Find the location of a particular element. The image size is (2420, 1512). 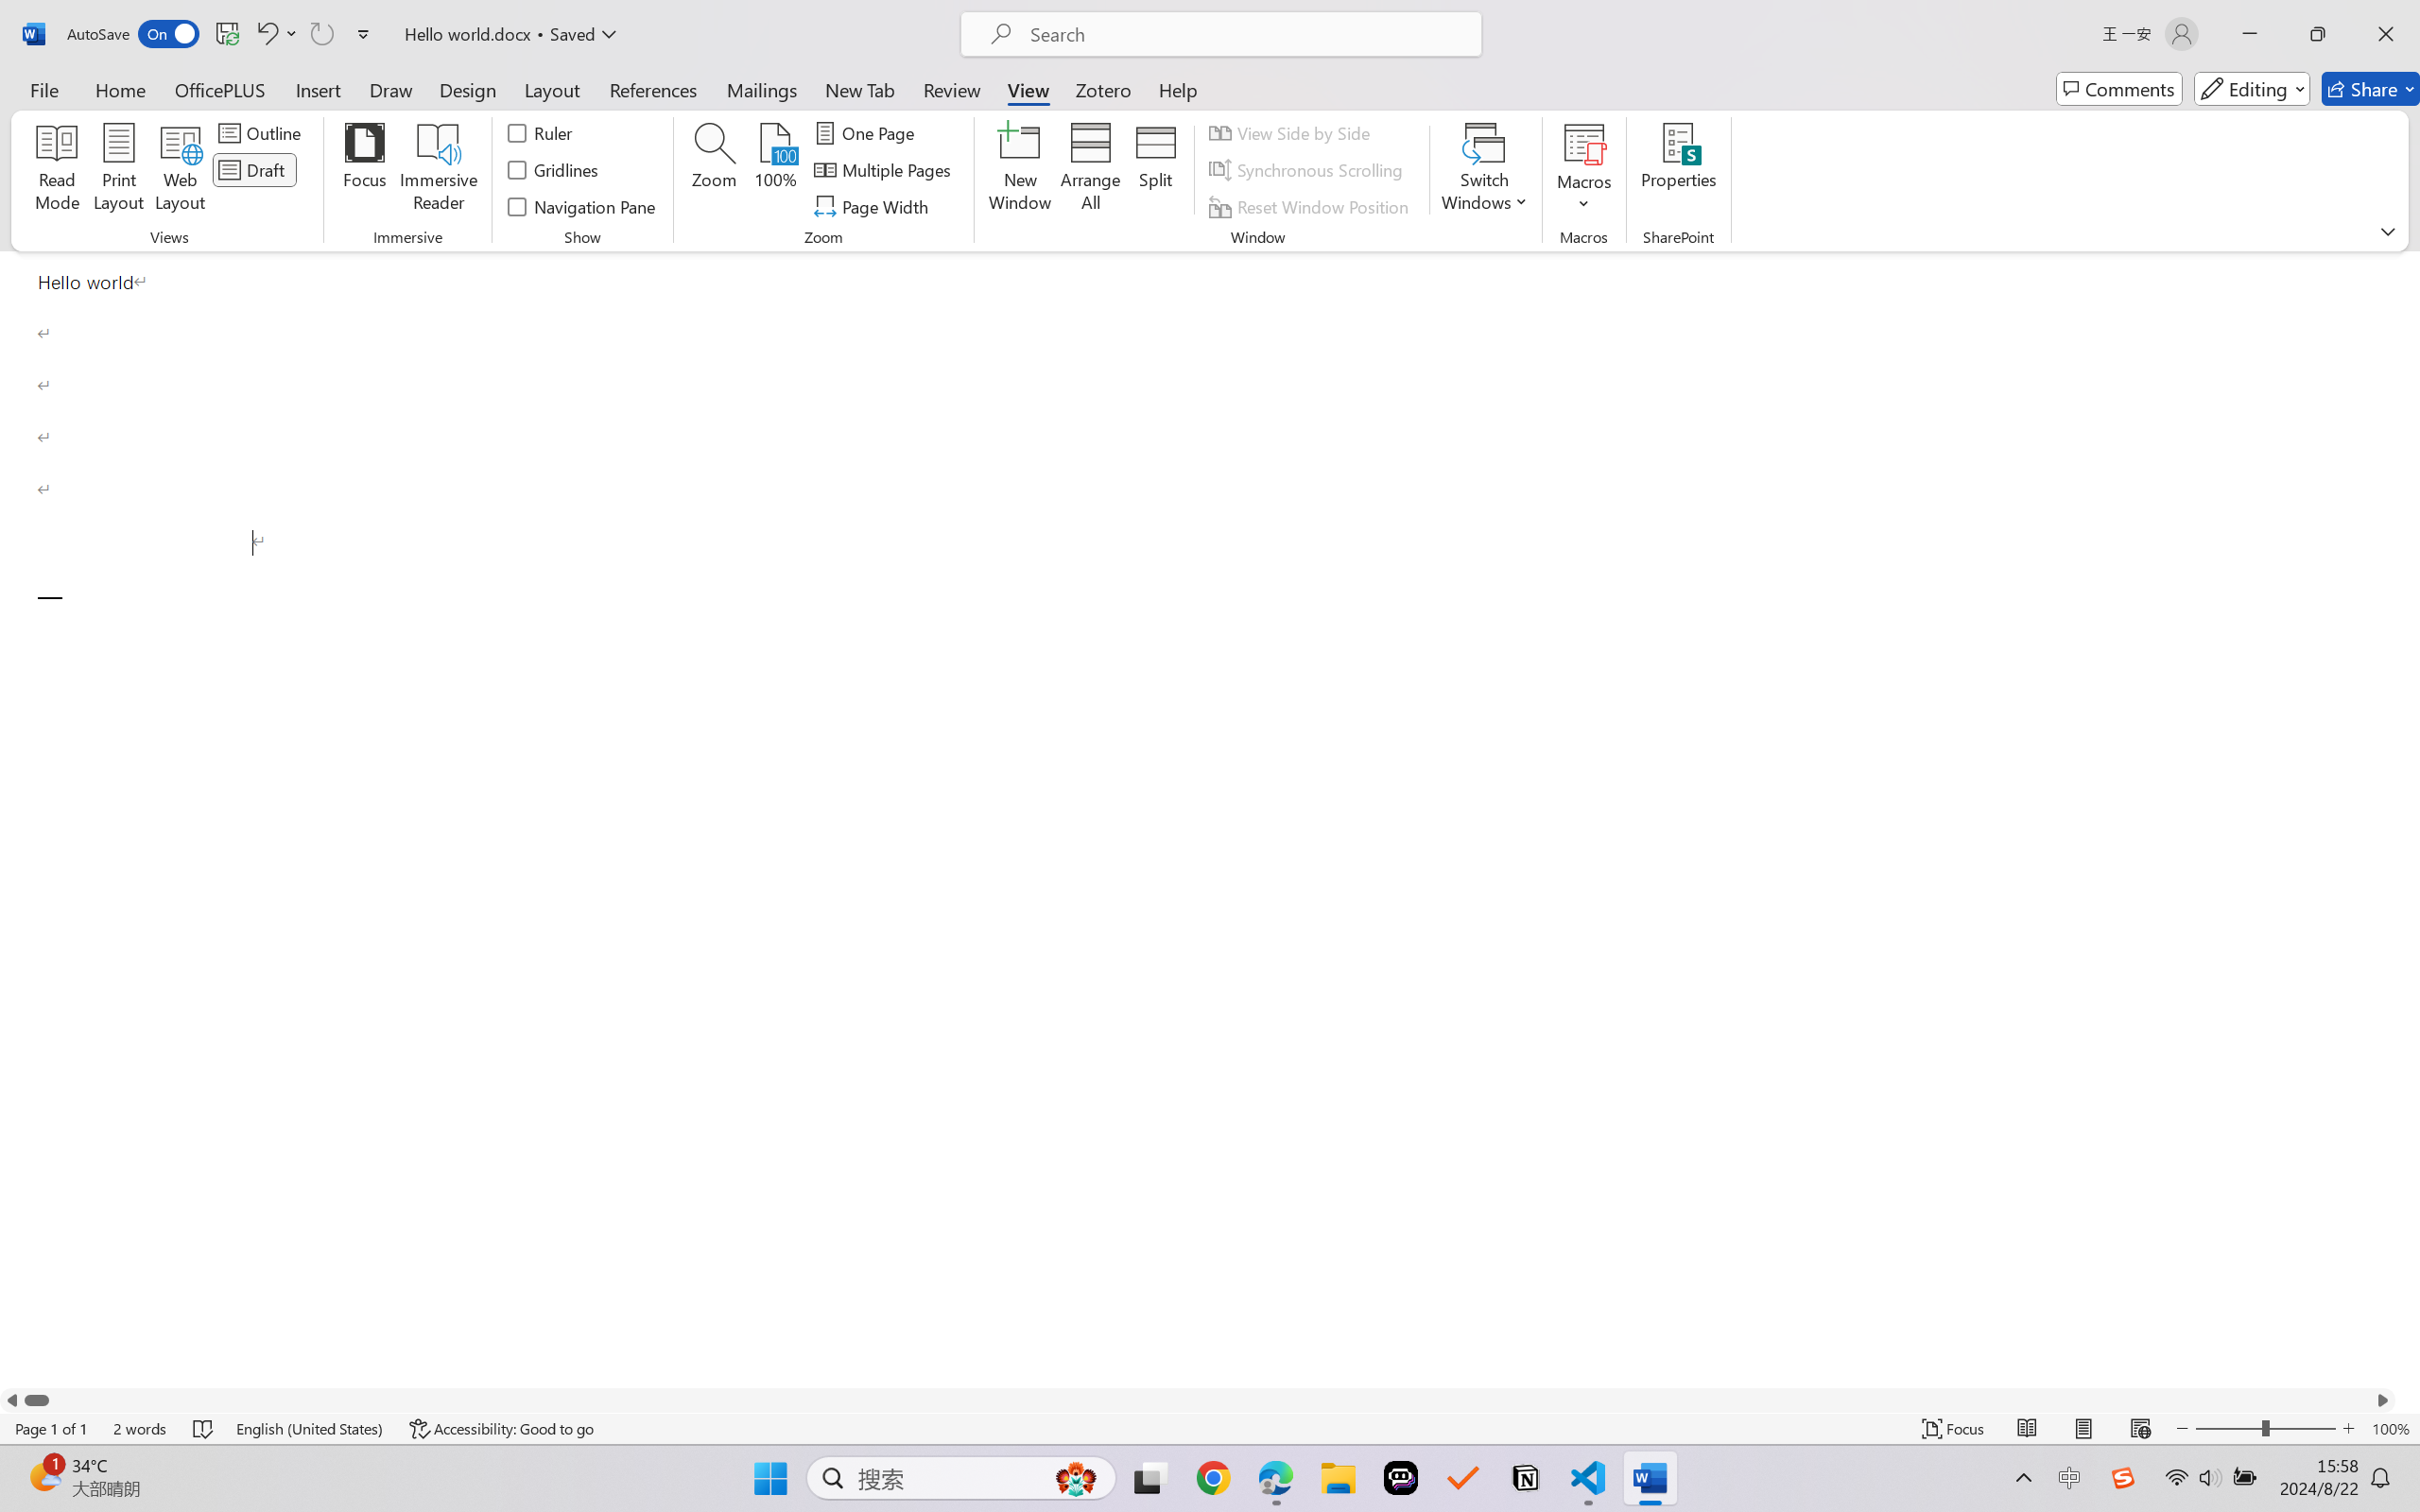

'Page Number Page 1 of 1' is located at coordinates (52, 1428).